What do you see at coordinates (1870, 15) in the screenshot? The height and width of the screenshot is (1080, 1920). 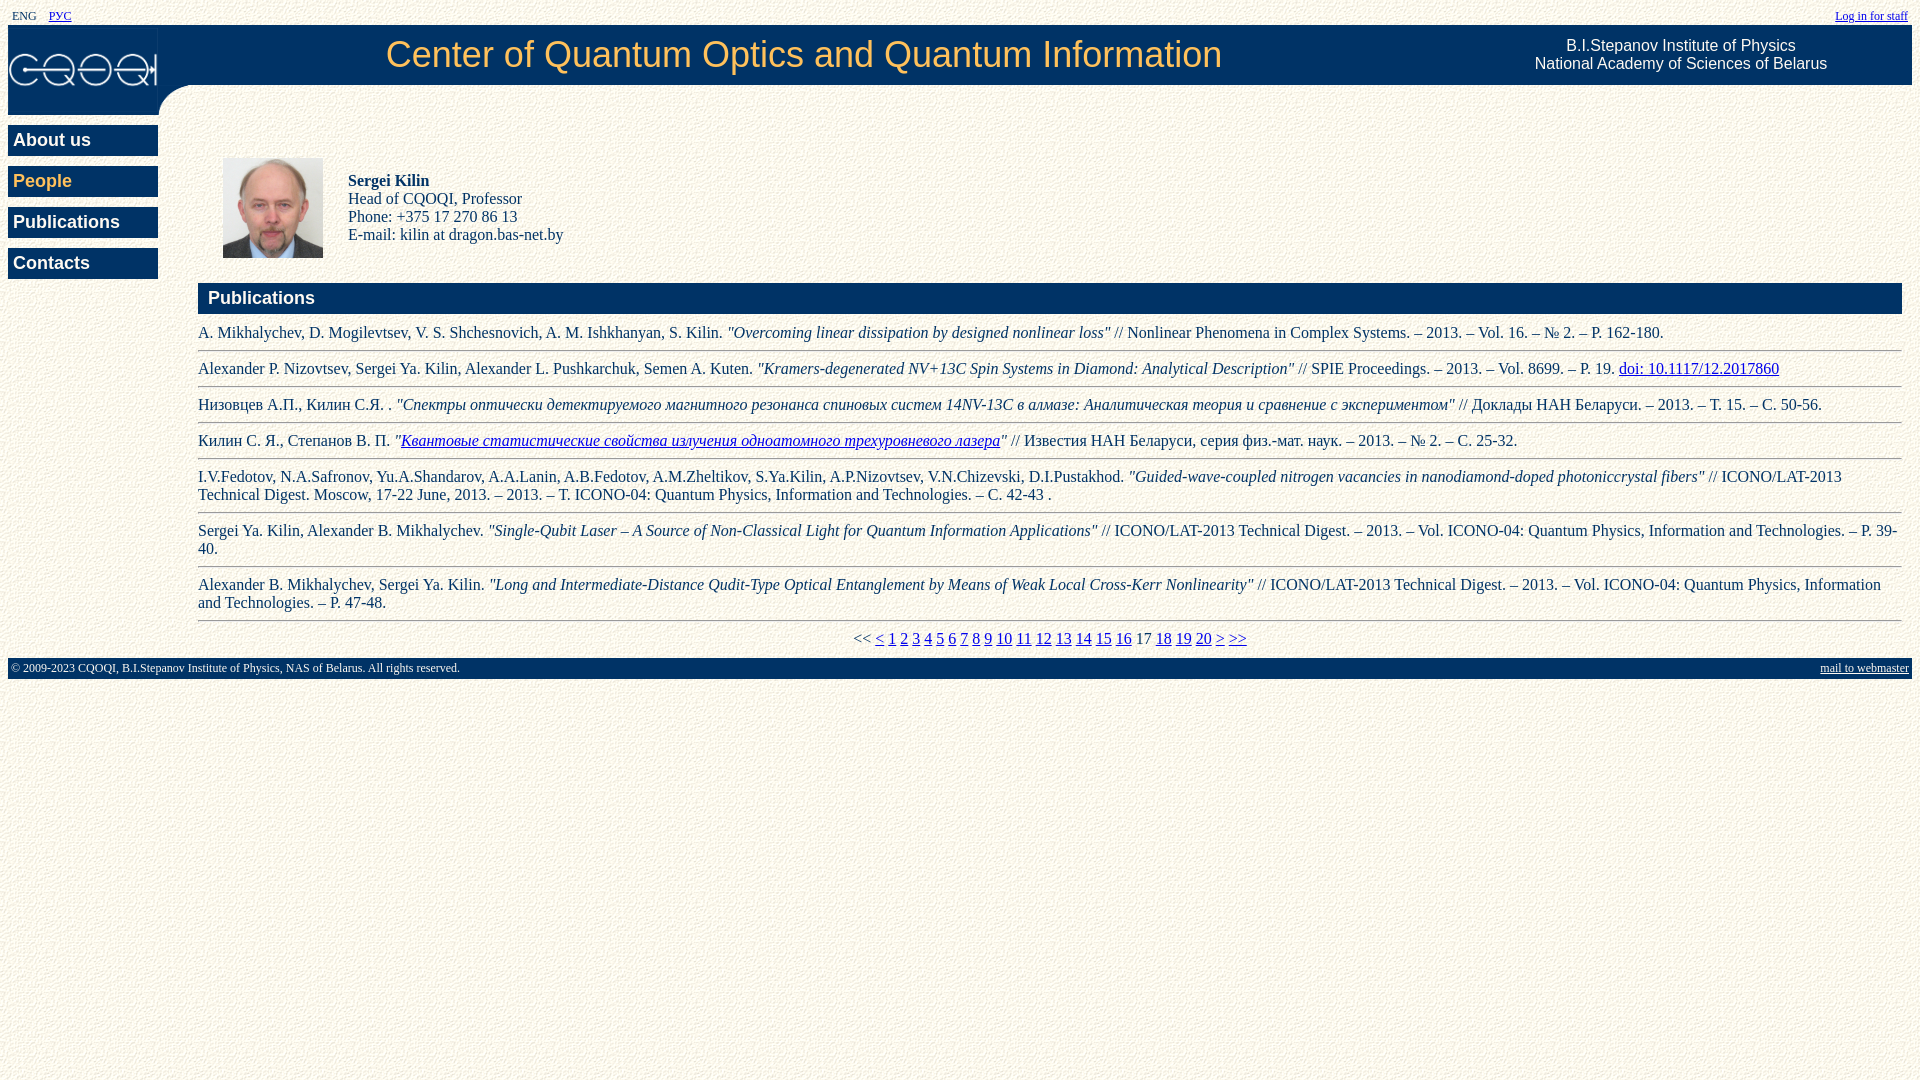 I see `'Log in for staff'` at bounding box center [1870, 15].